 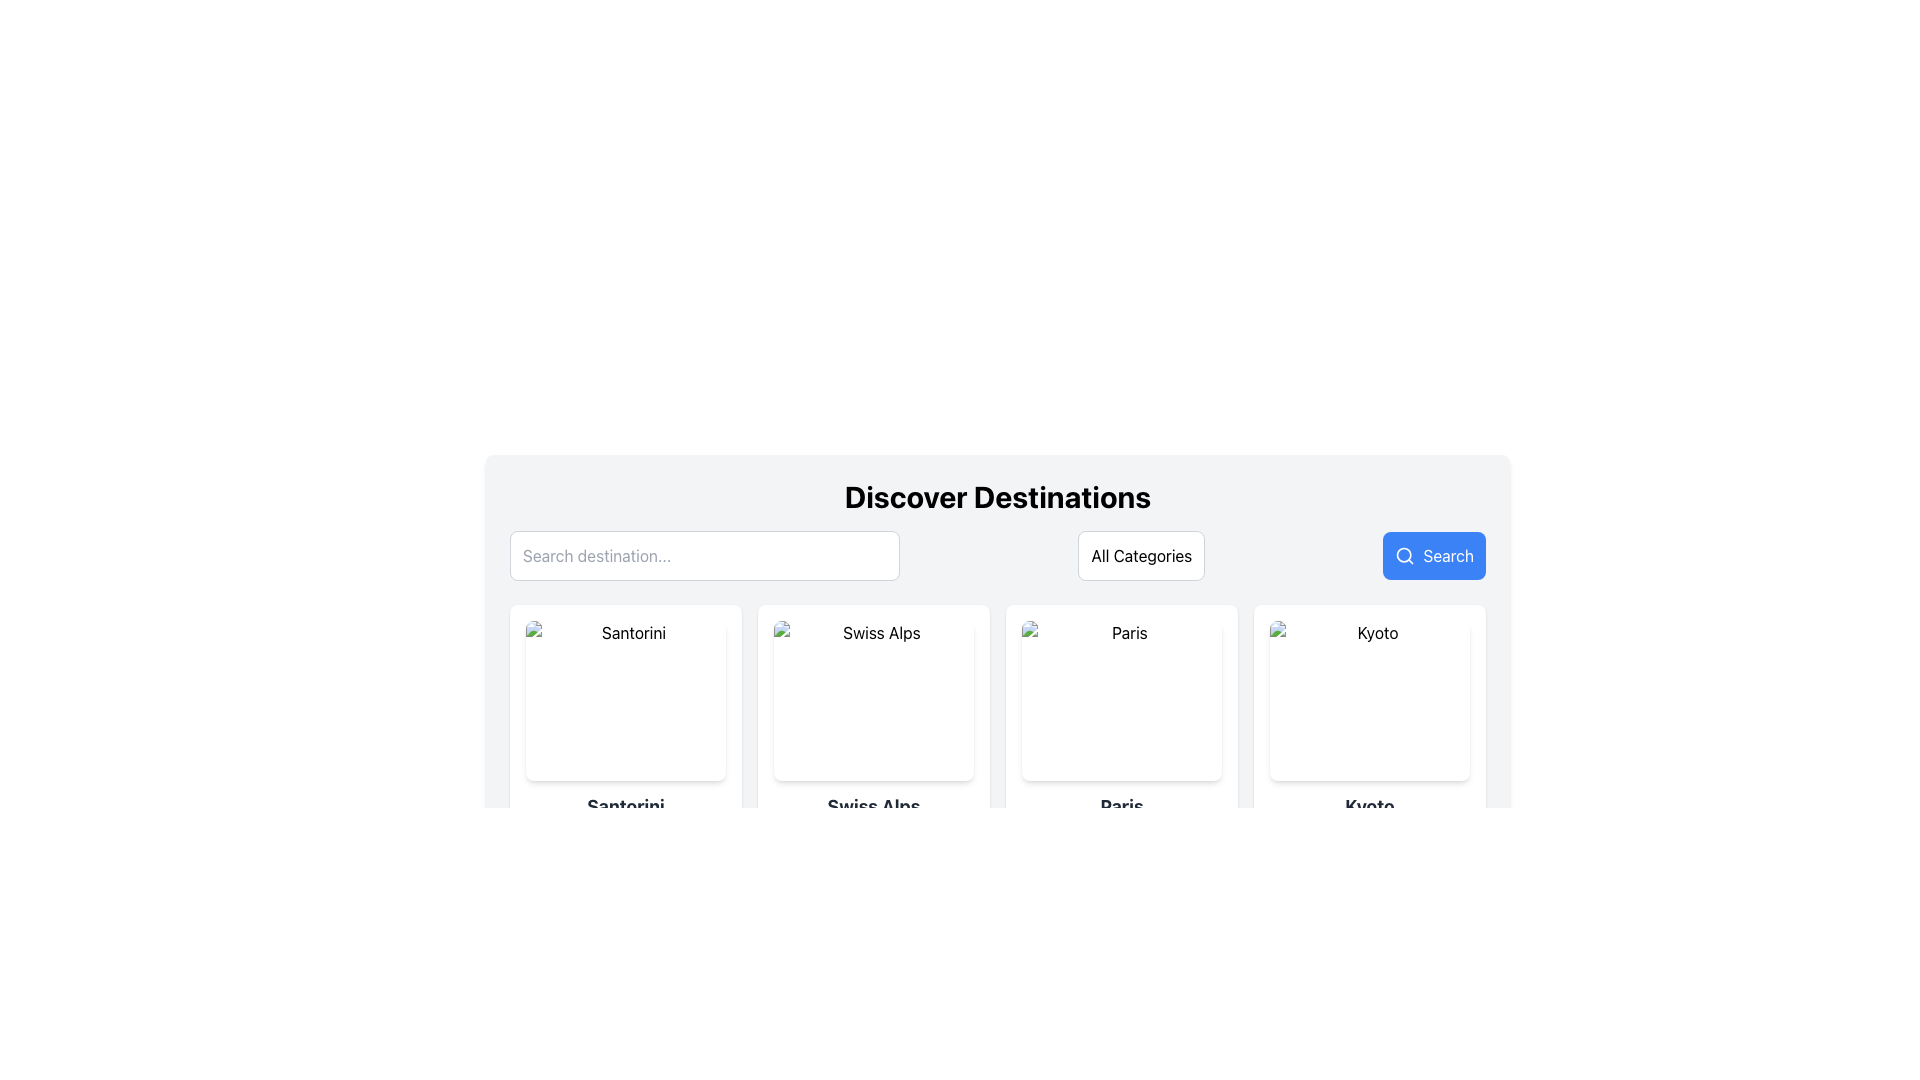 What do you see at coordinates (624, 735) in the screenshot?
I see `the interactive card for the travel destination 'Santorini' located` at bounding box center [624, 735].